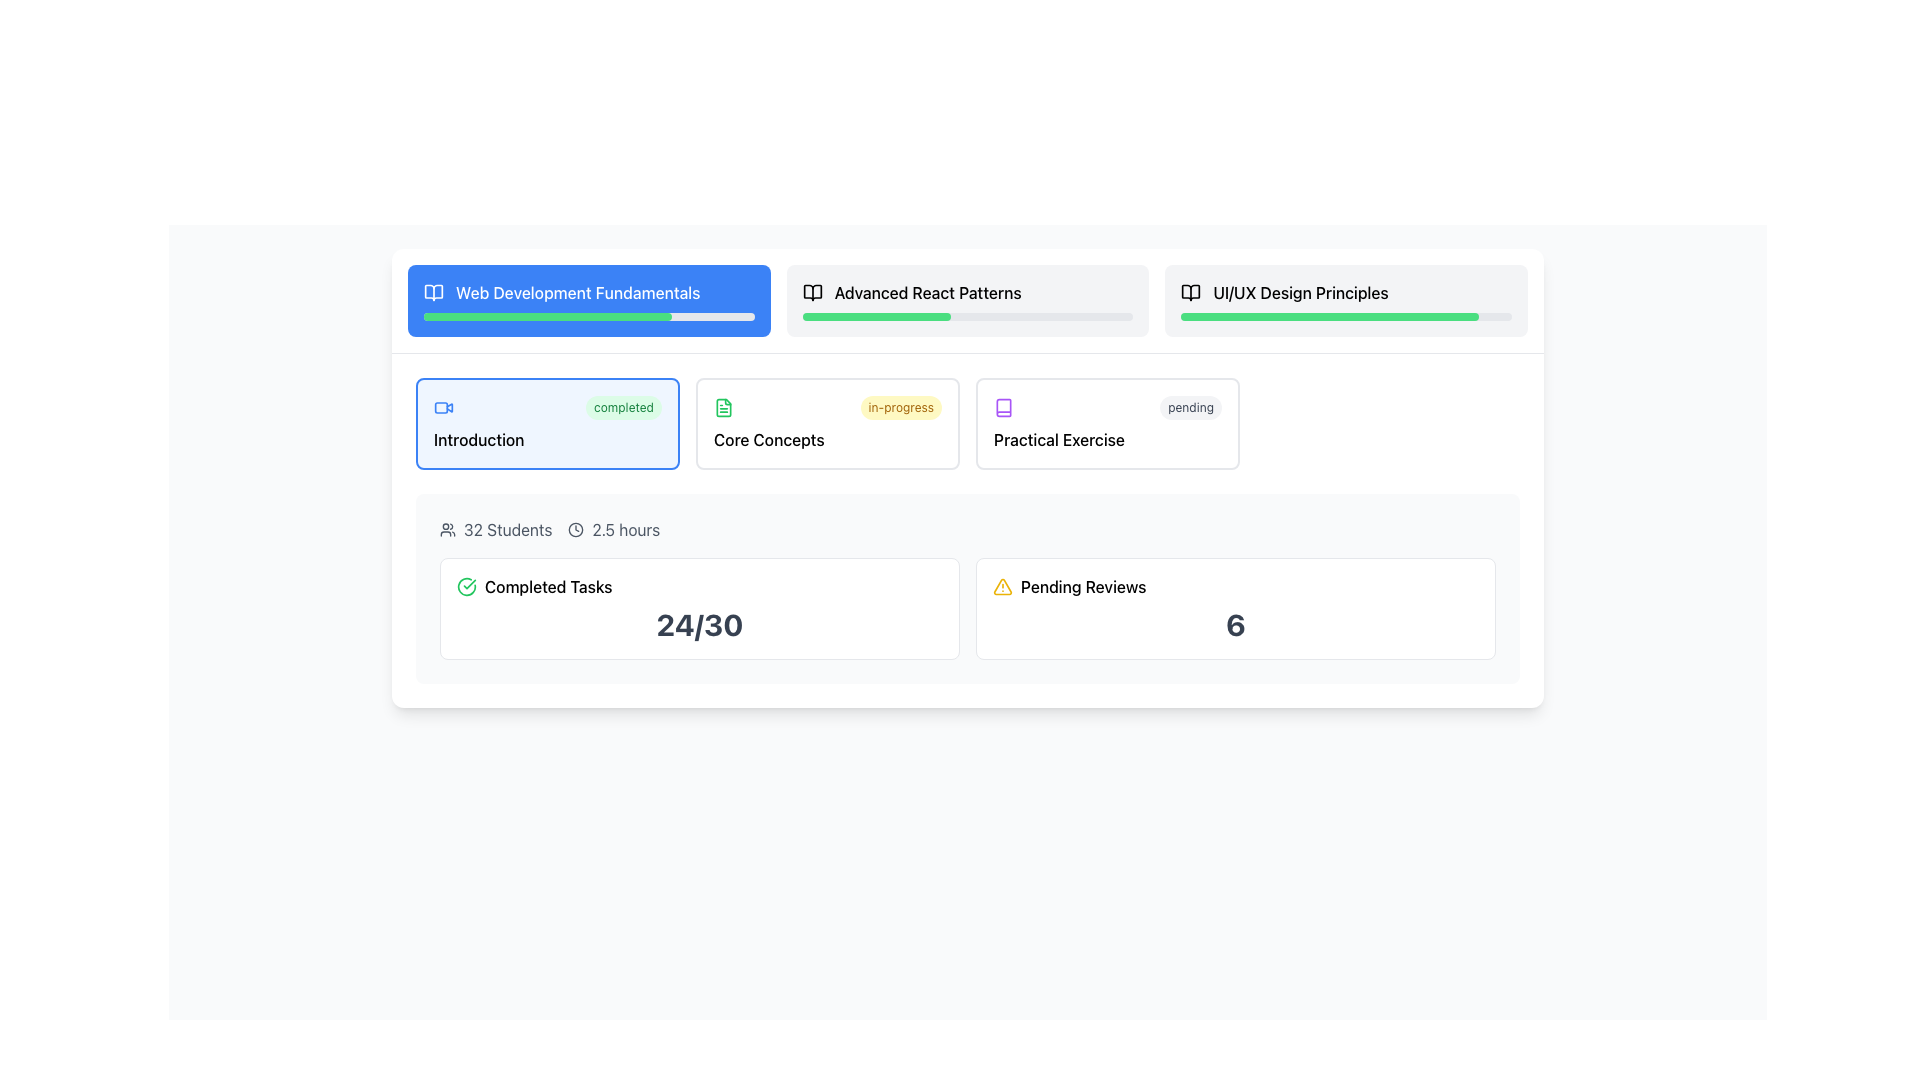 This screenshot has height=1080, width=1920. I want to click on the text label displaying 'Web Development Fundamentals' on a blue background, located in the top left section of the interface, following a book icon, so click(577, 293).